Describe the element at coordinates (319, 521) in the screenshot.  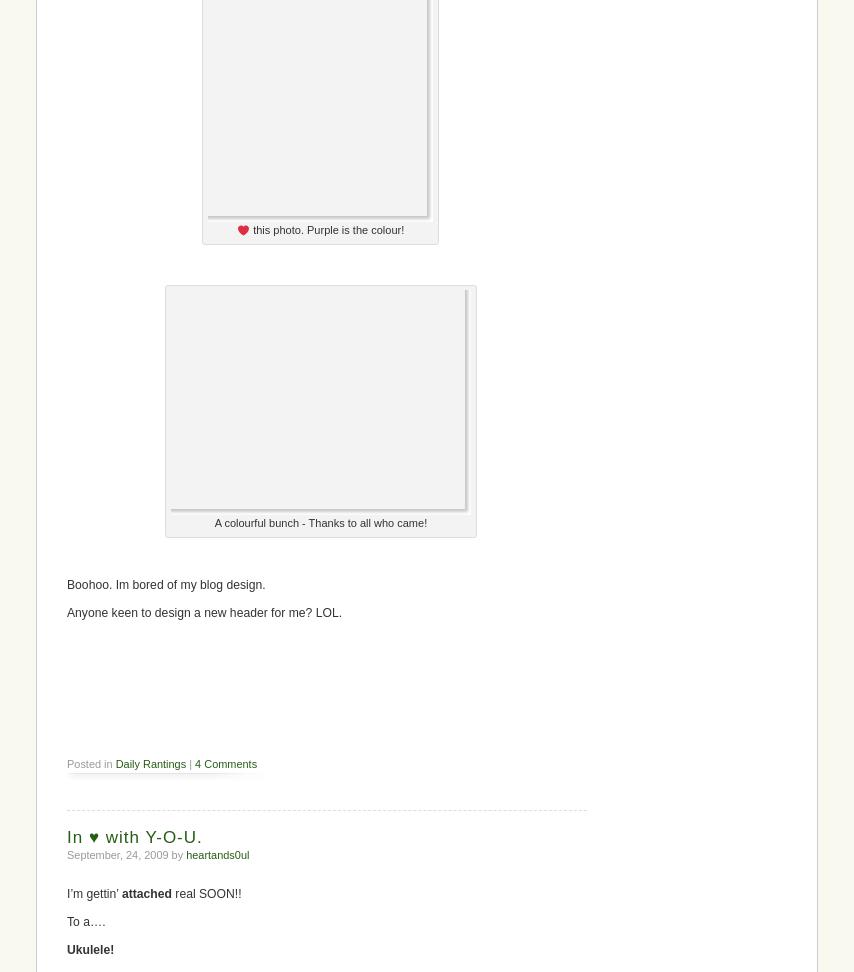
I see `'A colourful bunch - Thanks to all who came!'` at that location.